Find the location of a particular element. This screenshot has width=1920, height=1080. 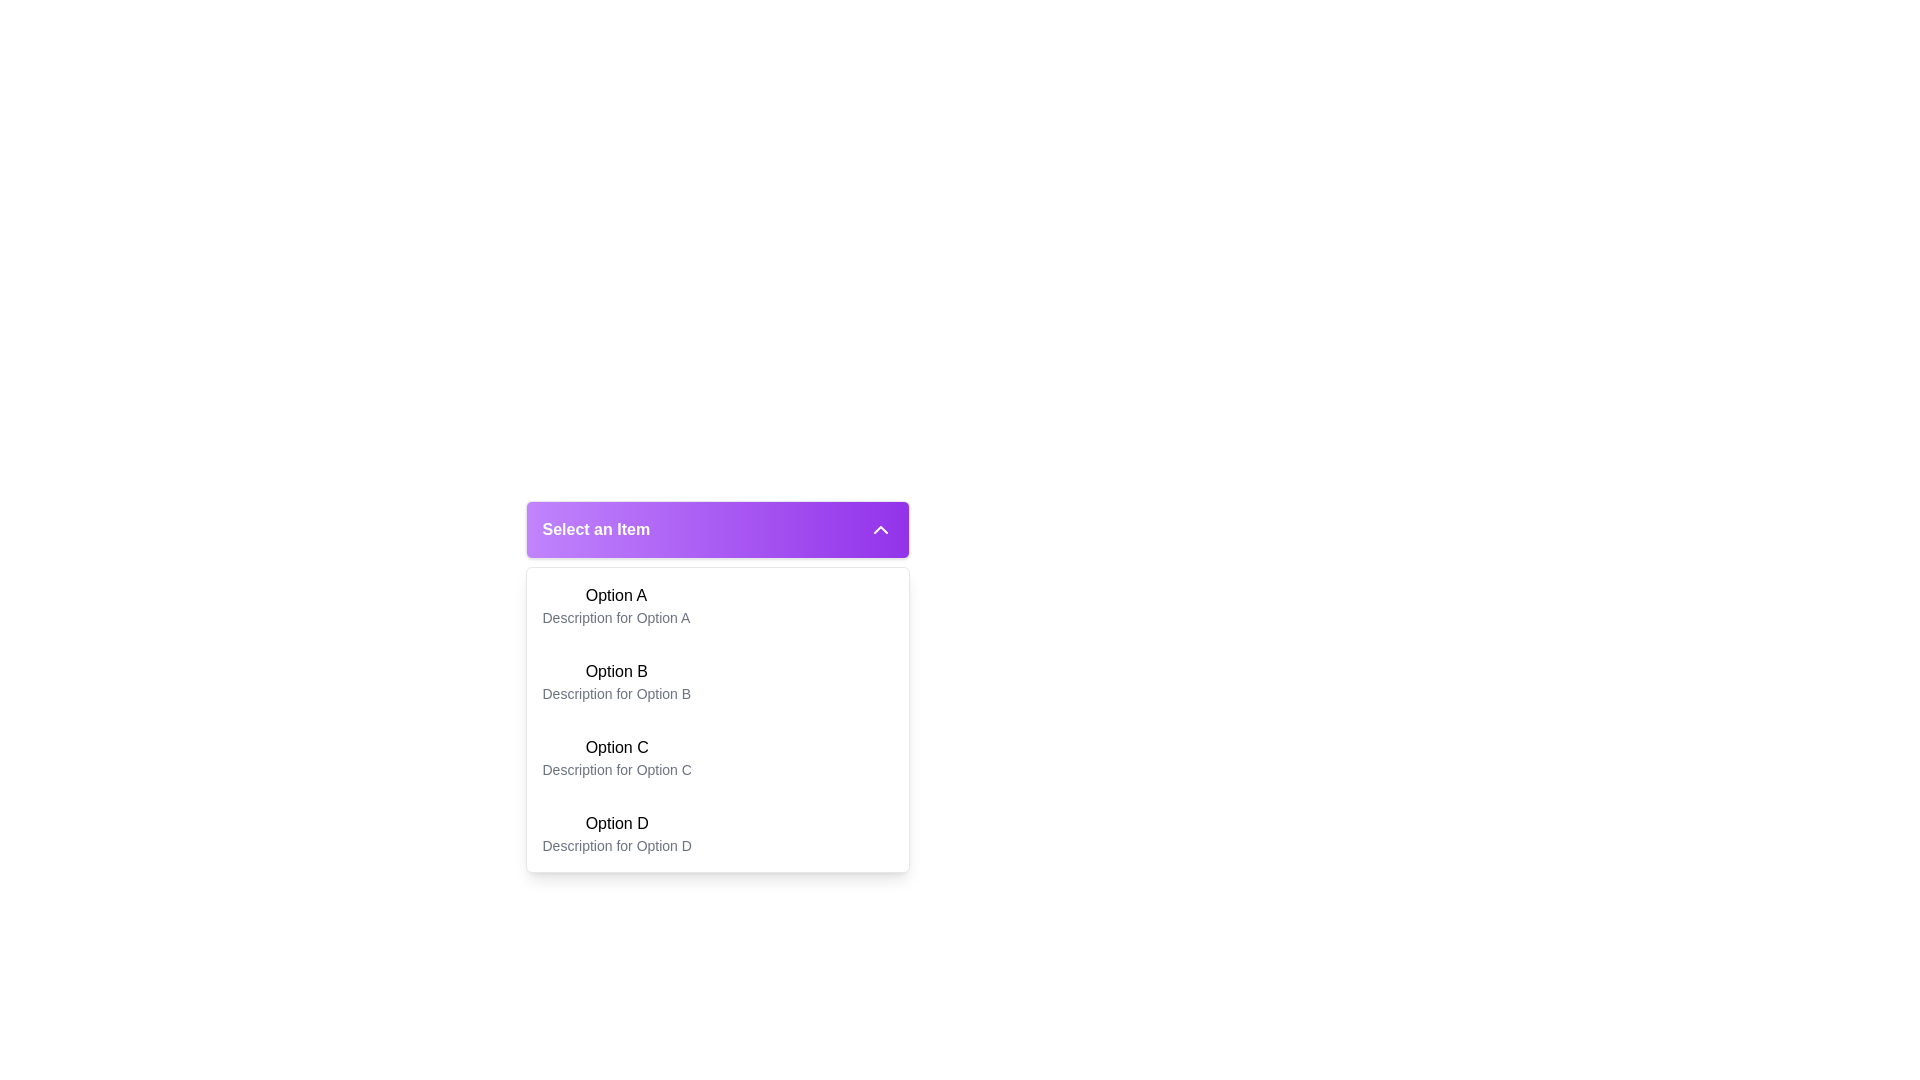

the text label that identifies the third selectable item in the dropdown list under the purple header labeled 'Select an Item' is located at coordinates (616, 748).